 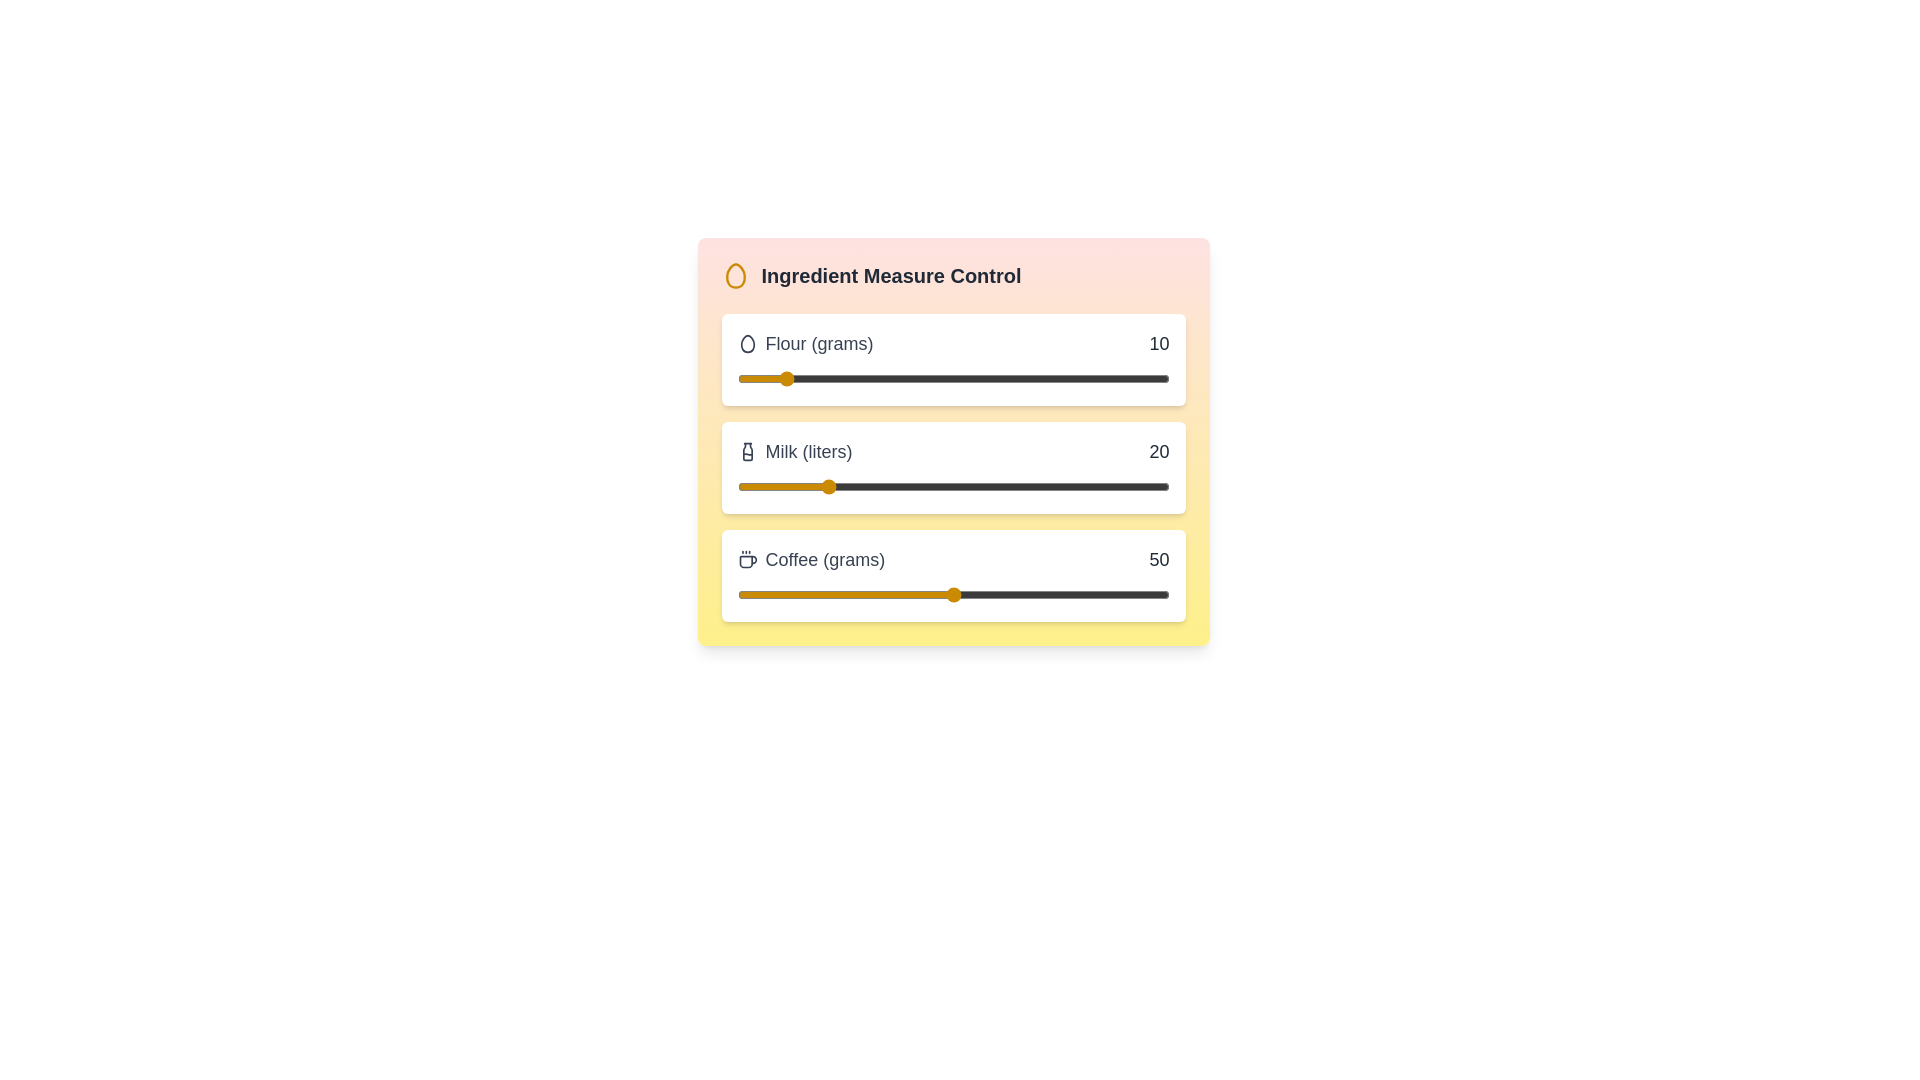 What do you see at coordinates (1159, 559) in the screenshot?
I see `the text label element displaying the current coffee measurement value '50', which is located in the bottommost row of the card, to the right of the slider` at bounding box center [1159, 559].